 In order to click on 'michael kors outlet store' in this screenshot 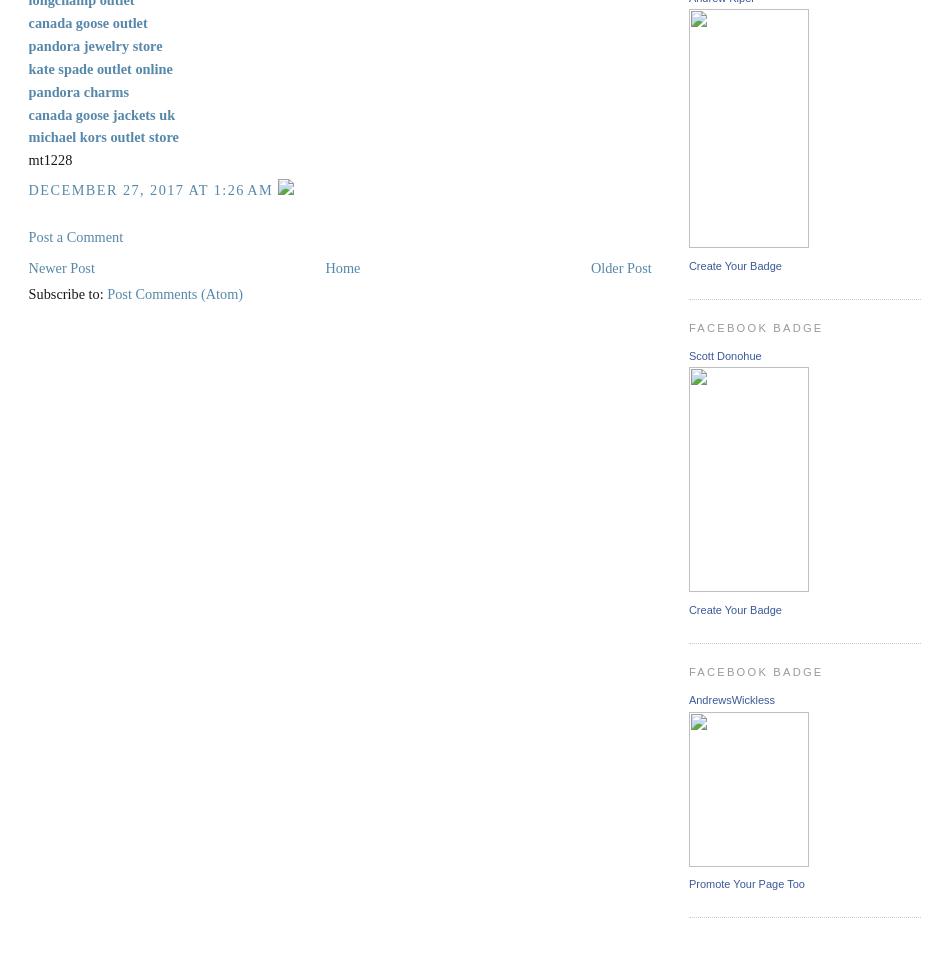, I will do `click(102, 135)`.